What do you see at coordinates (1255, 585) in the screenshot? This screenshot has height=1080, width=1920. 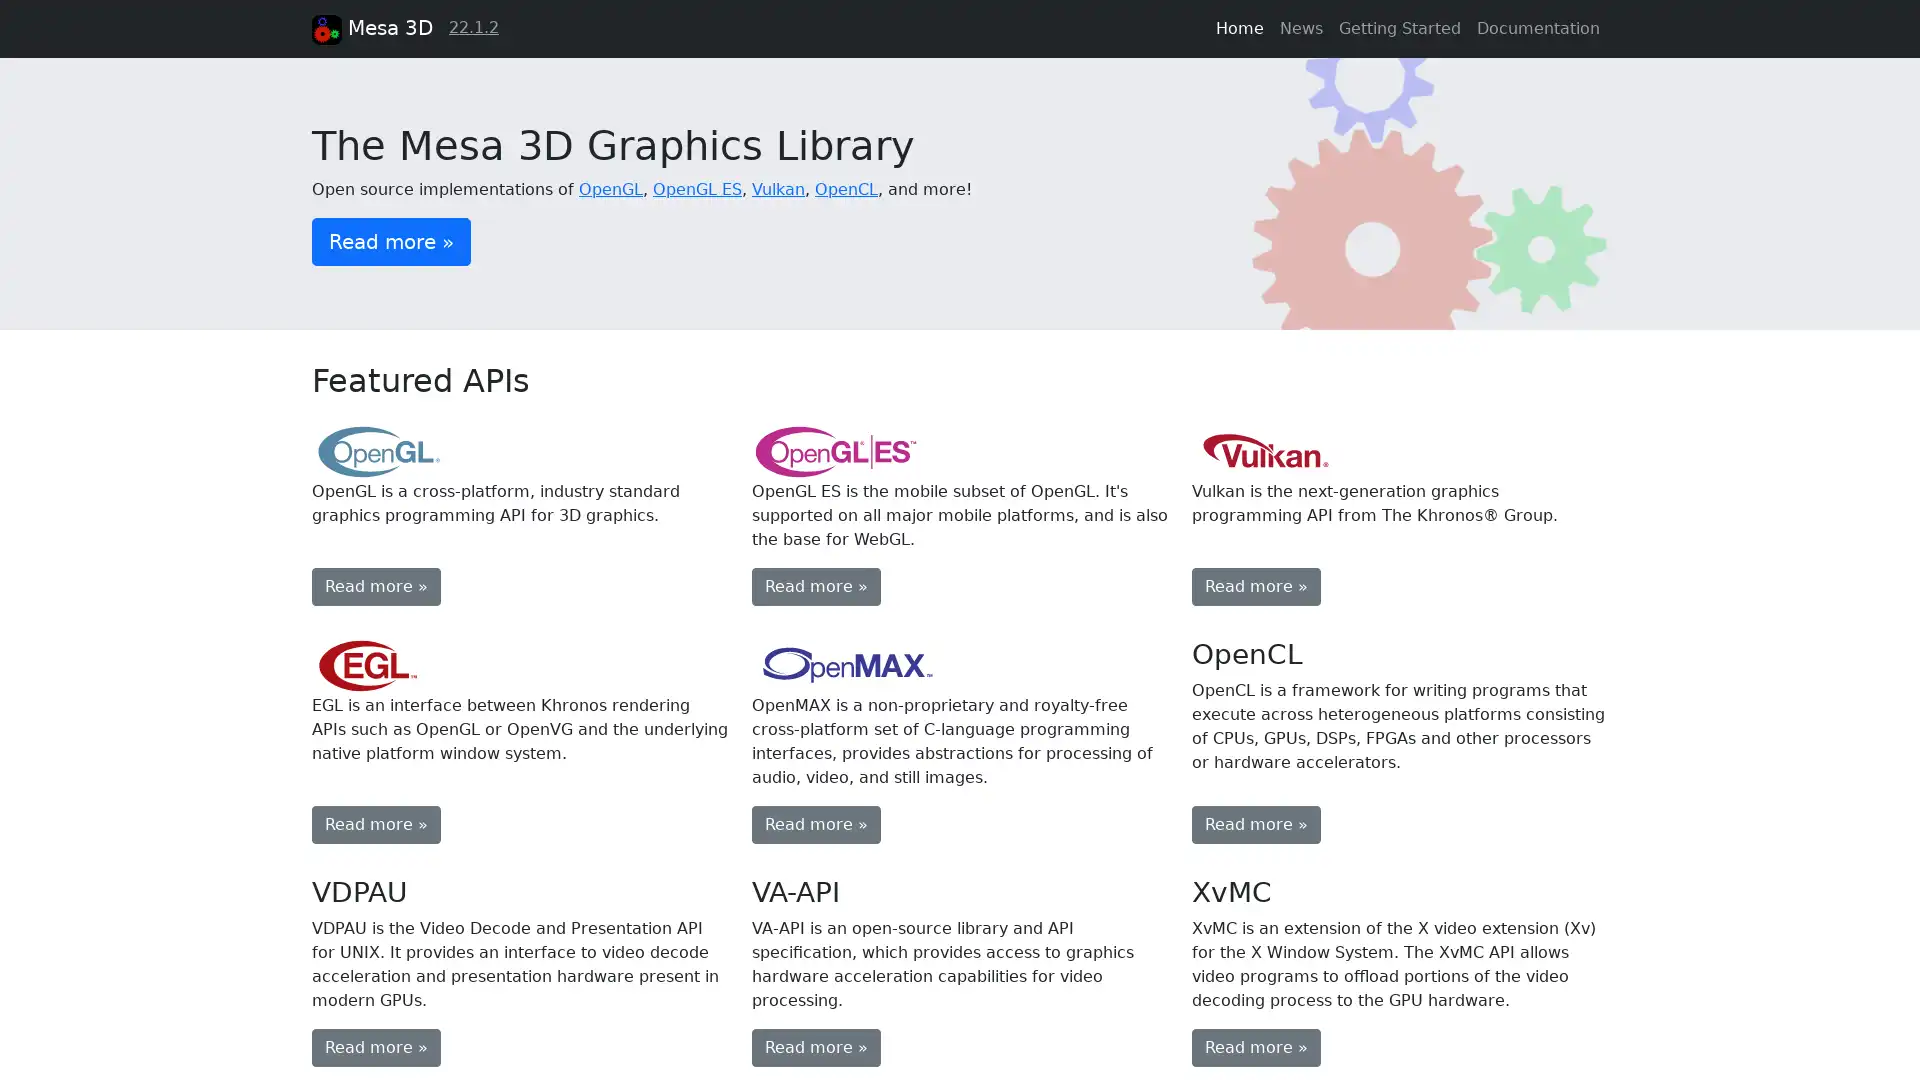 I see `Read more` at bounding box center [1255, 585].